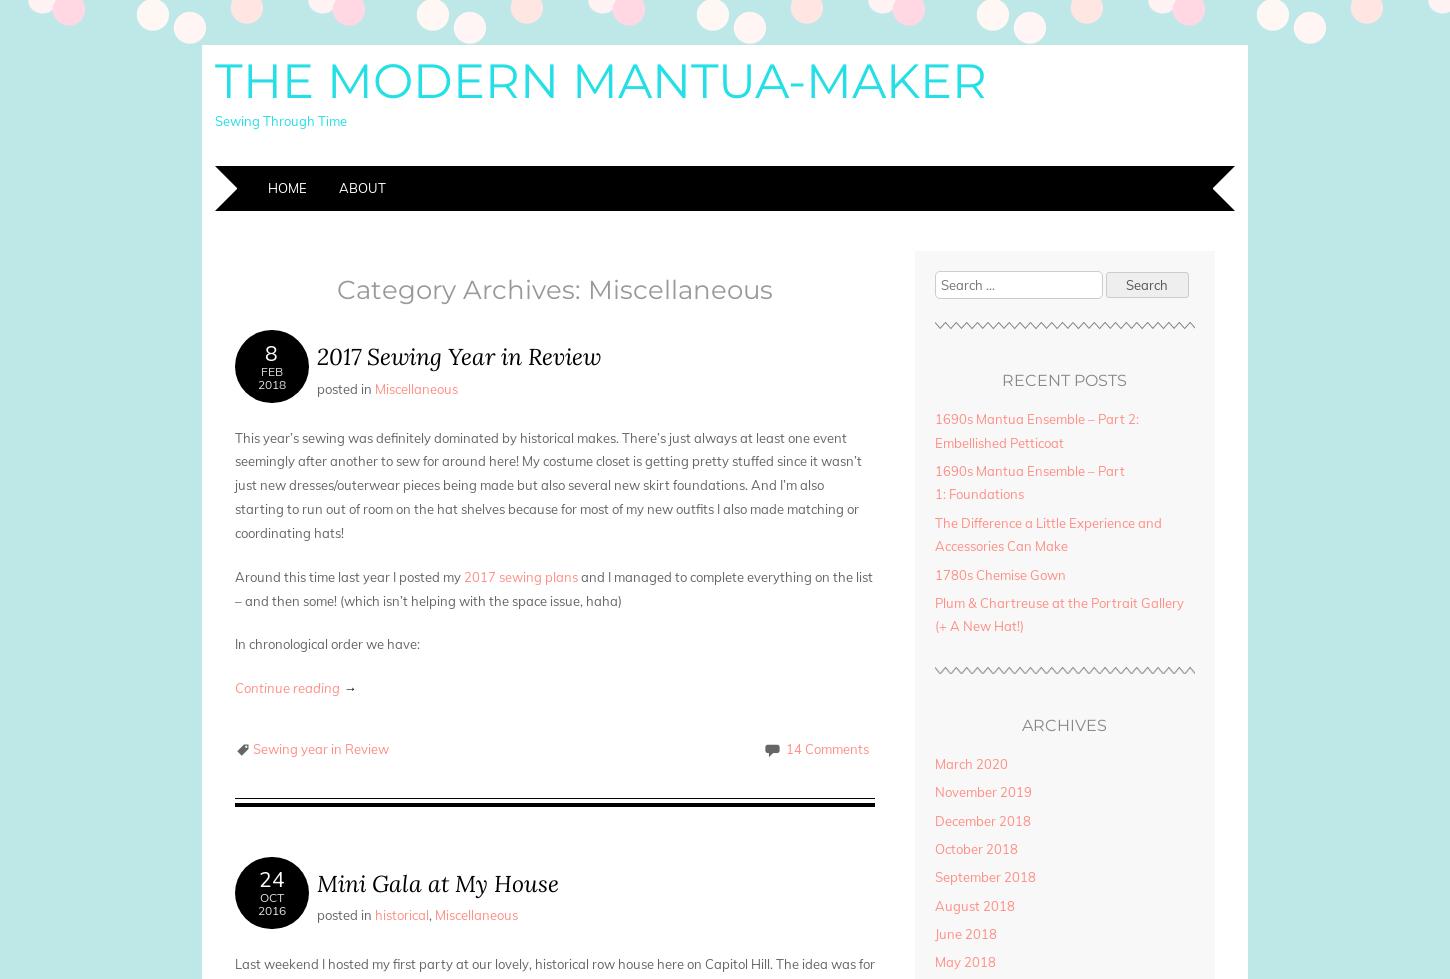 This screenshot has width=1450, height=979. Describe the element at coordinates (271, 909) in the screenshot. I see `'2016'` at that location.